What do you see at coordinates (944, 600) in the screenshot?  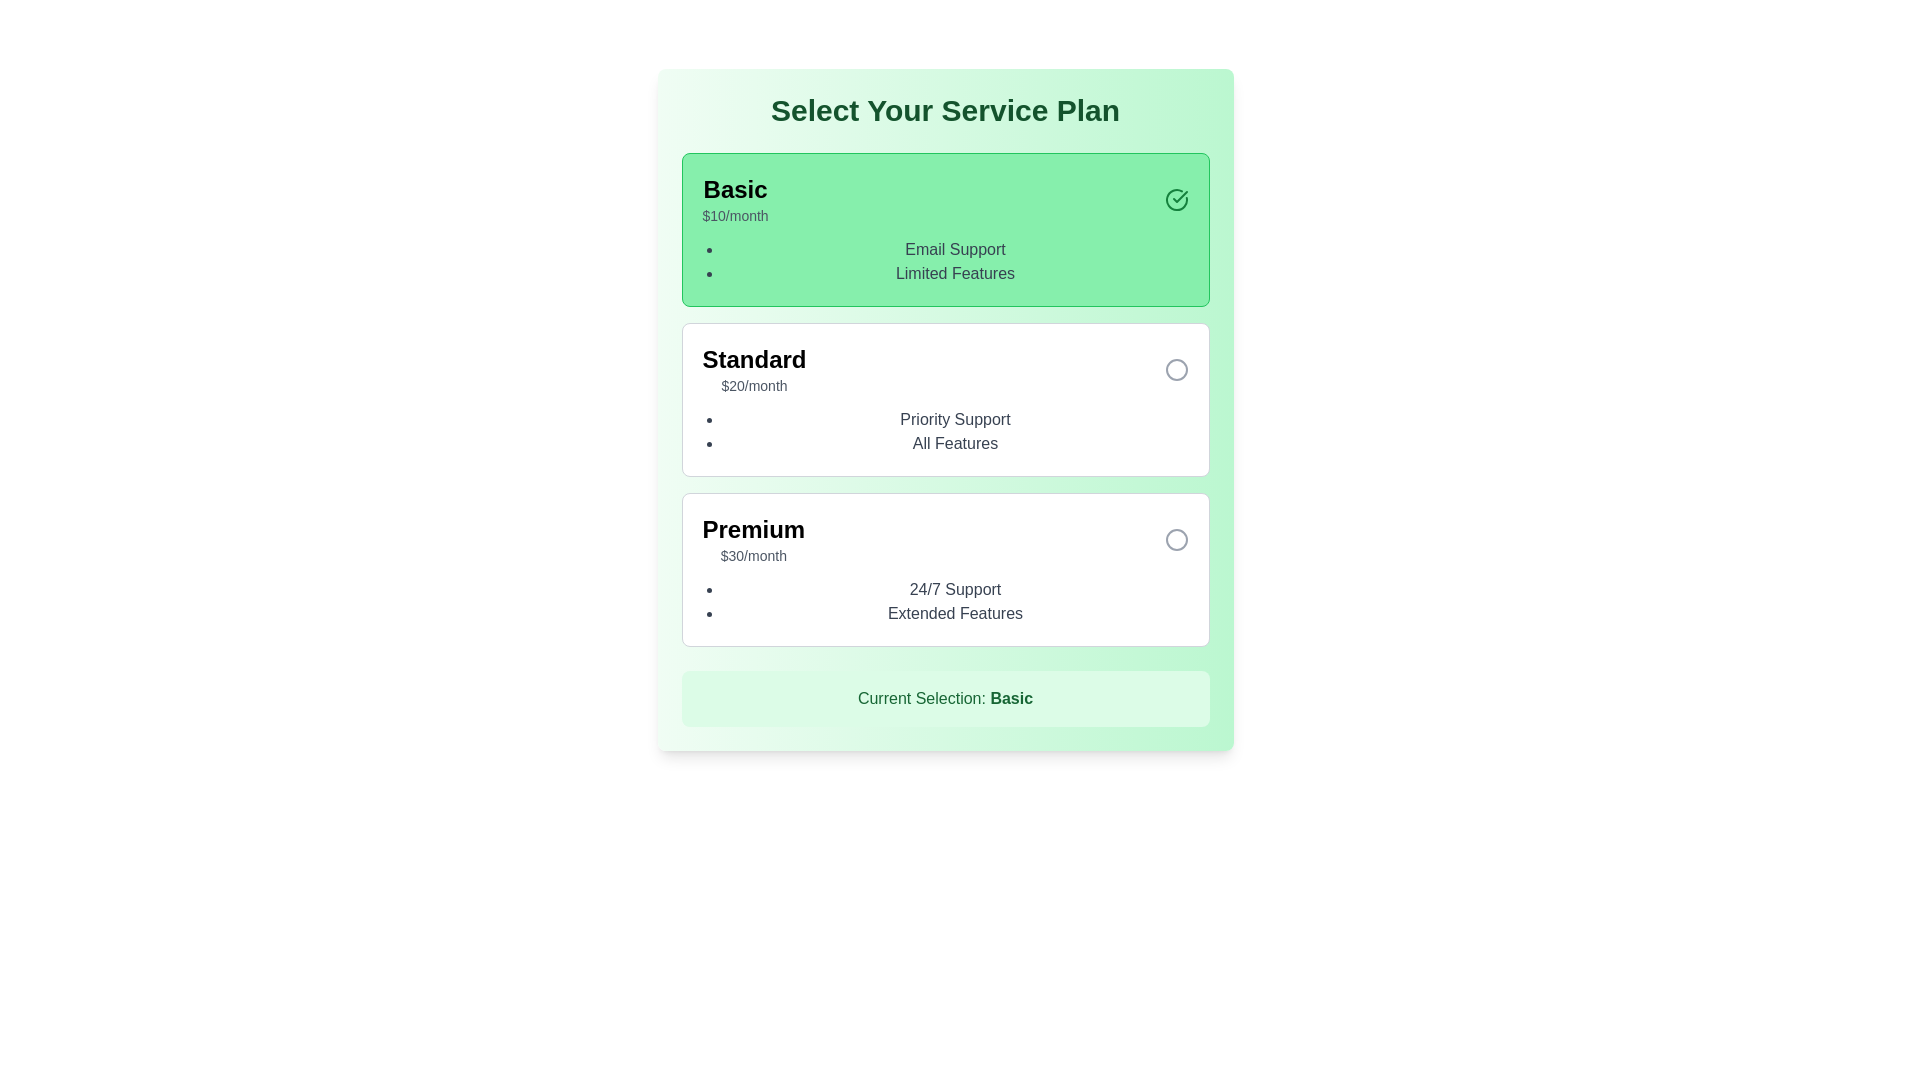 I see `text contained in the List item group element displaying '24/7 Support' and 'Extended Features', which is styled in gray and located within the 'Premium' plan description box` at bounding box center [944, 600].